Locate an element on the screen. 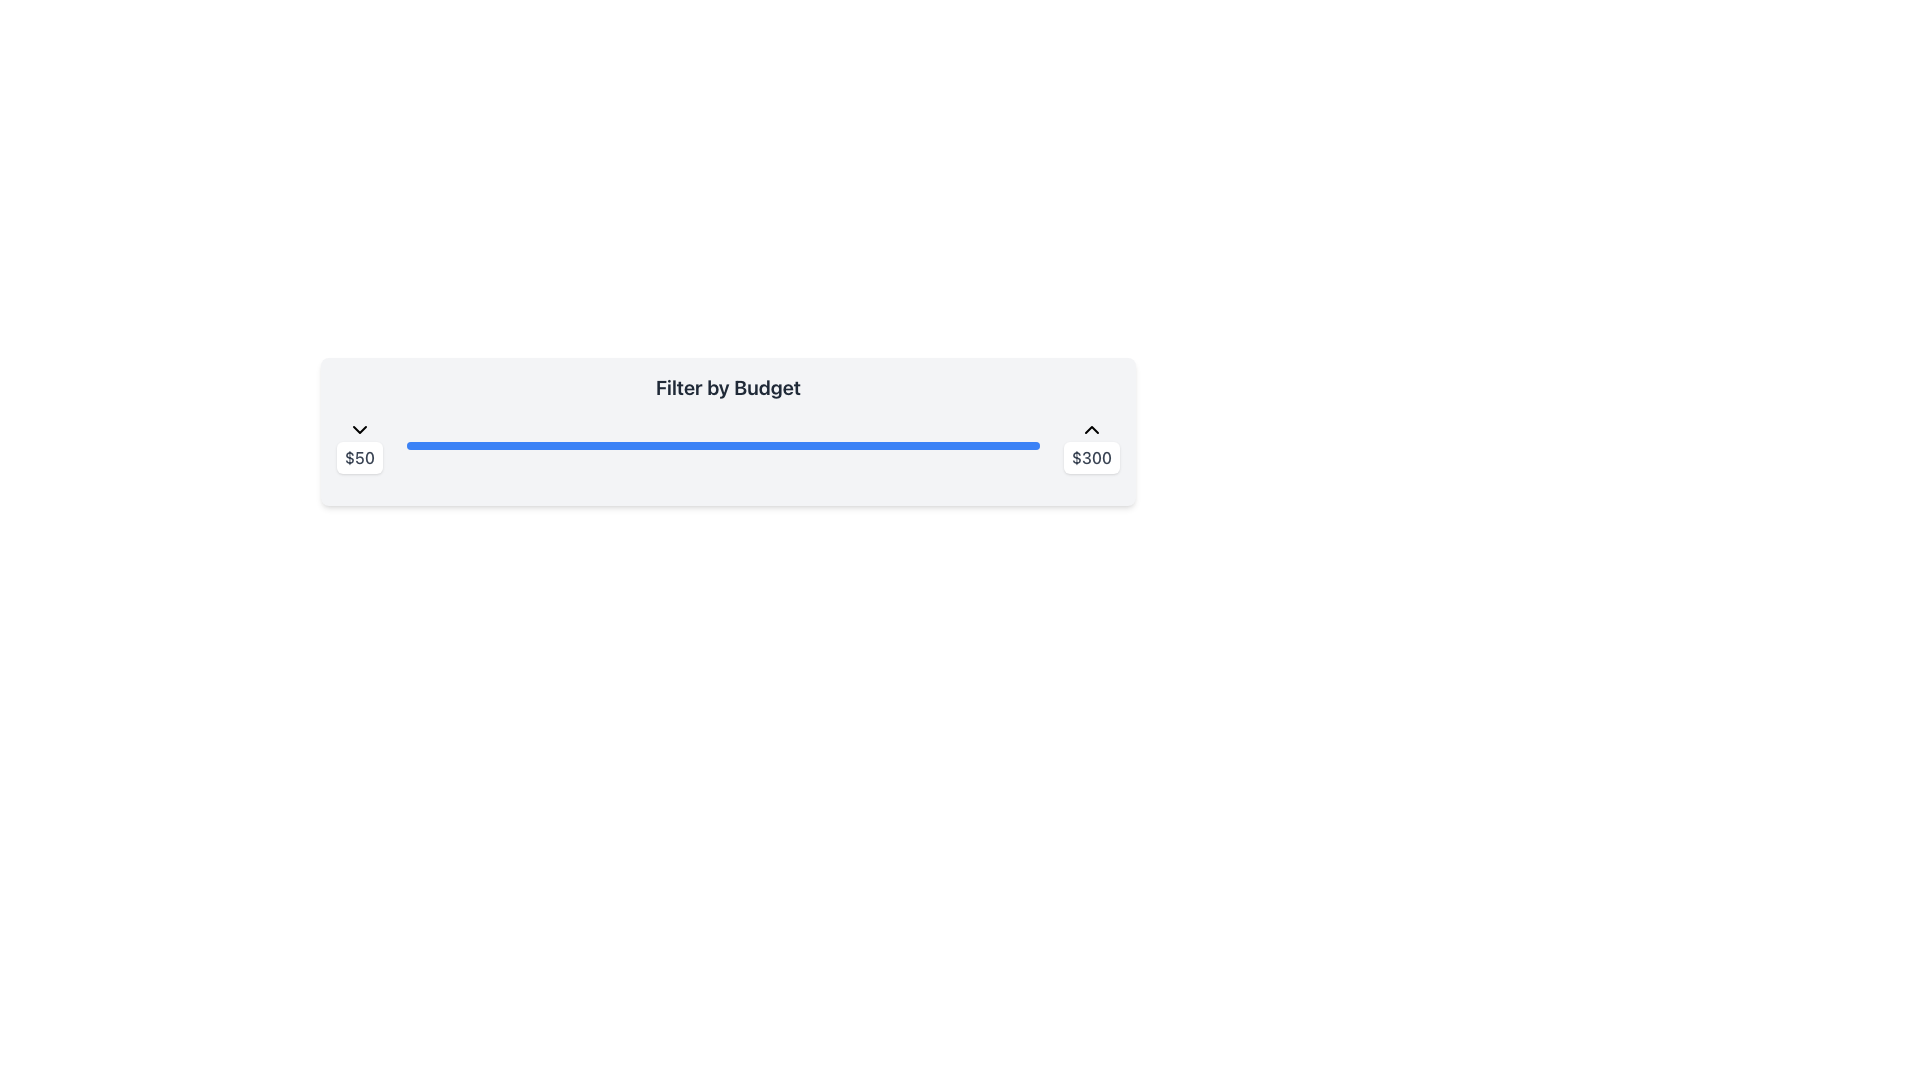  the budget filter is located at coordinates (560, 445).